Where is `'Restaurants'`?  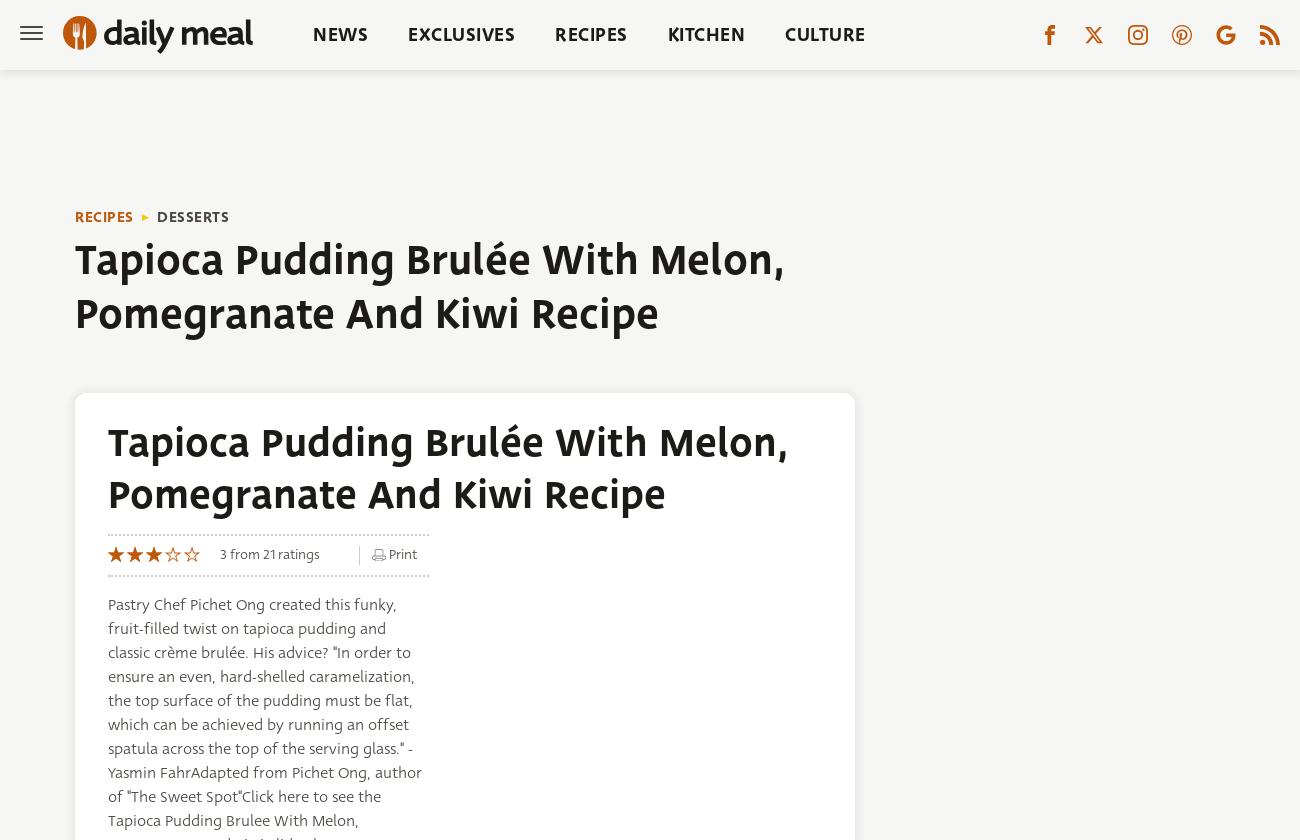
'Restaurants' is located at coordinates (729, 107).